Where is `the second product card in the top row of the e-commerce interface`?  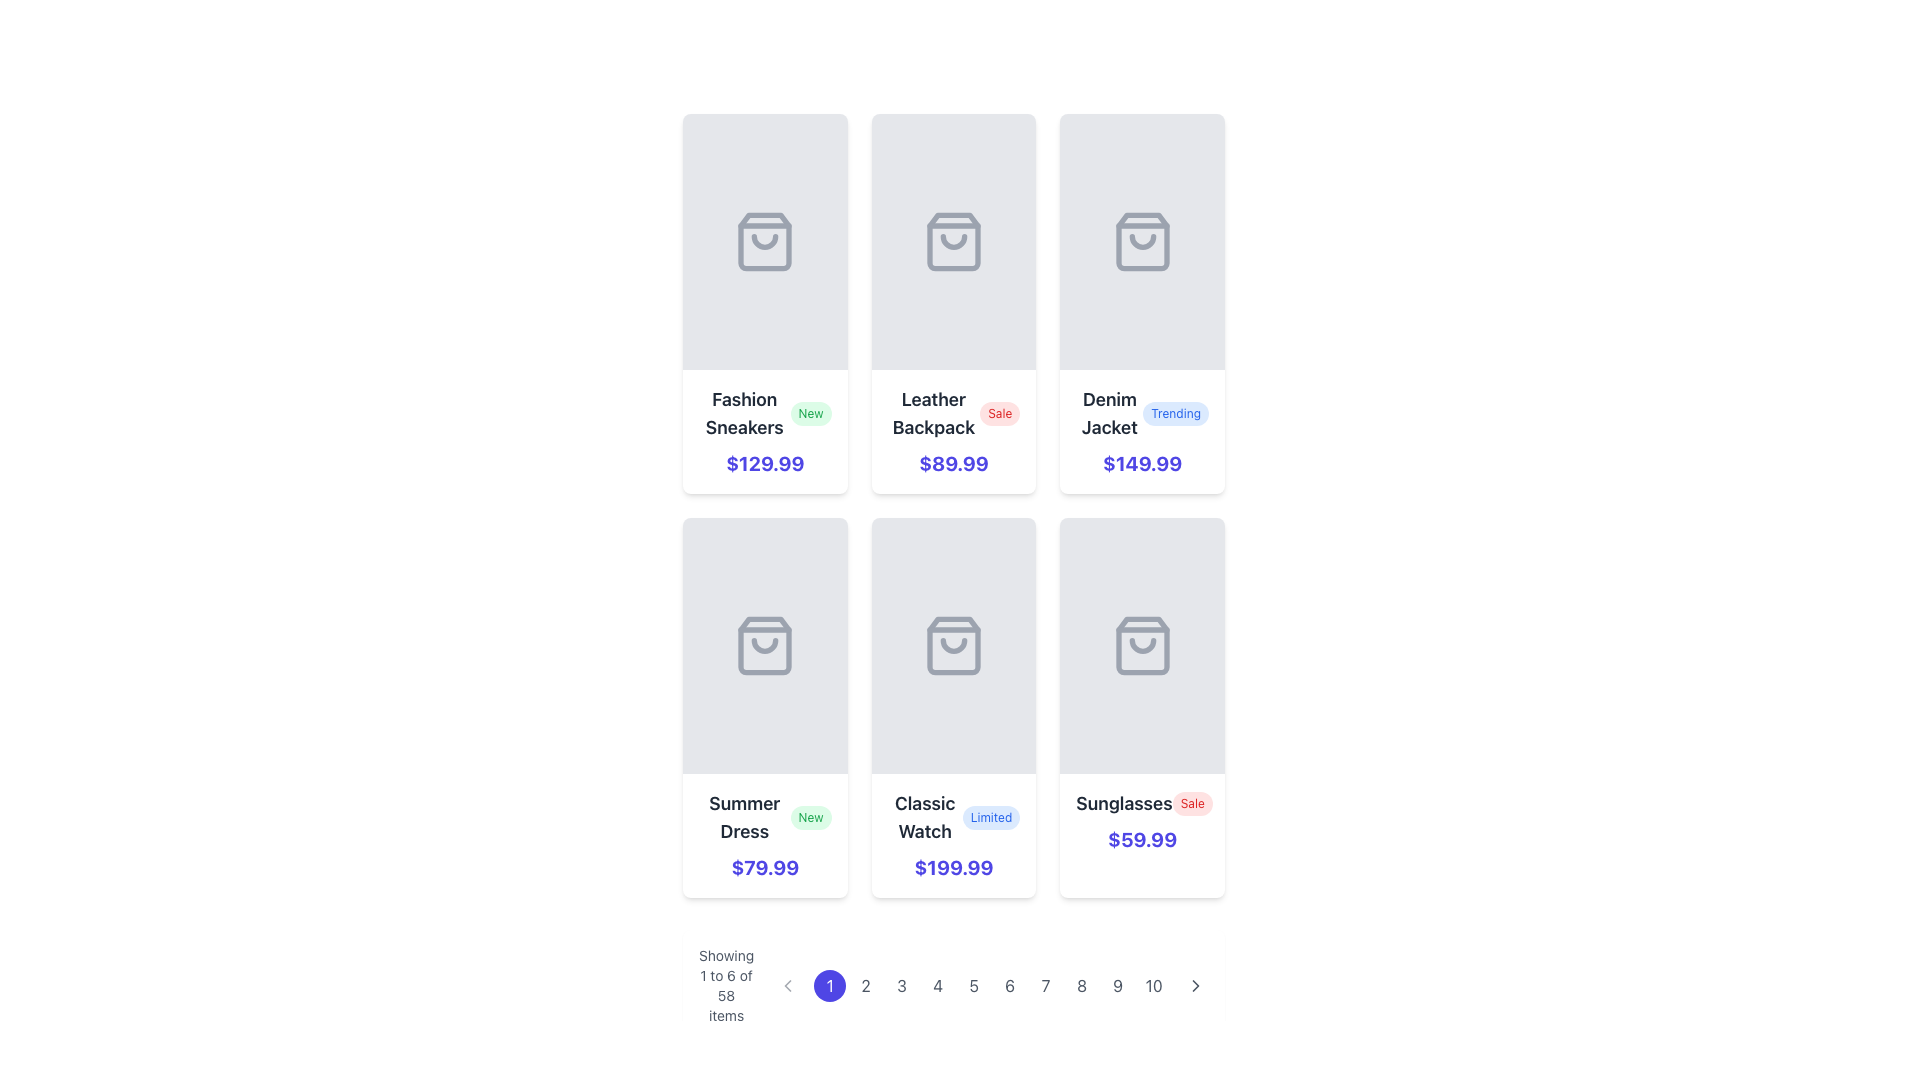
the second product card in the top row of the e-commerce interface is located at coordinates (953, 304).